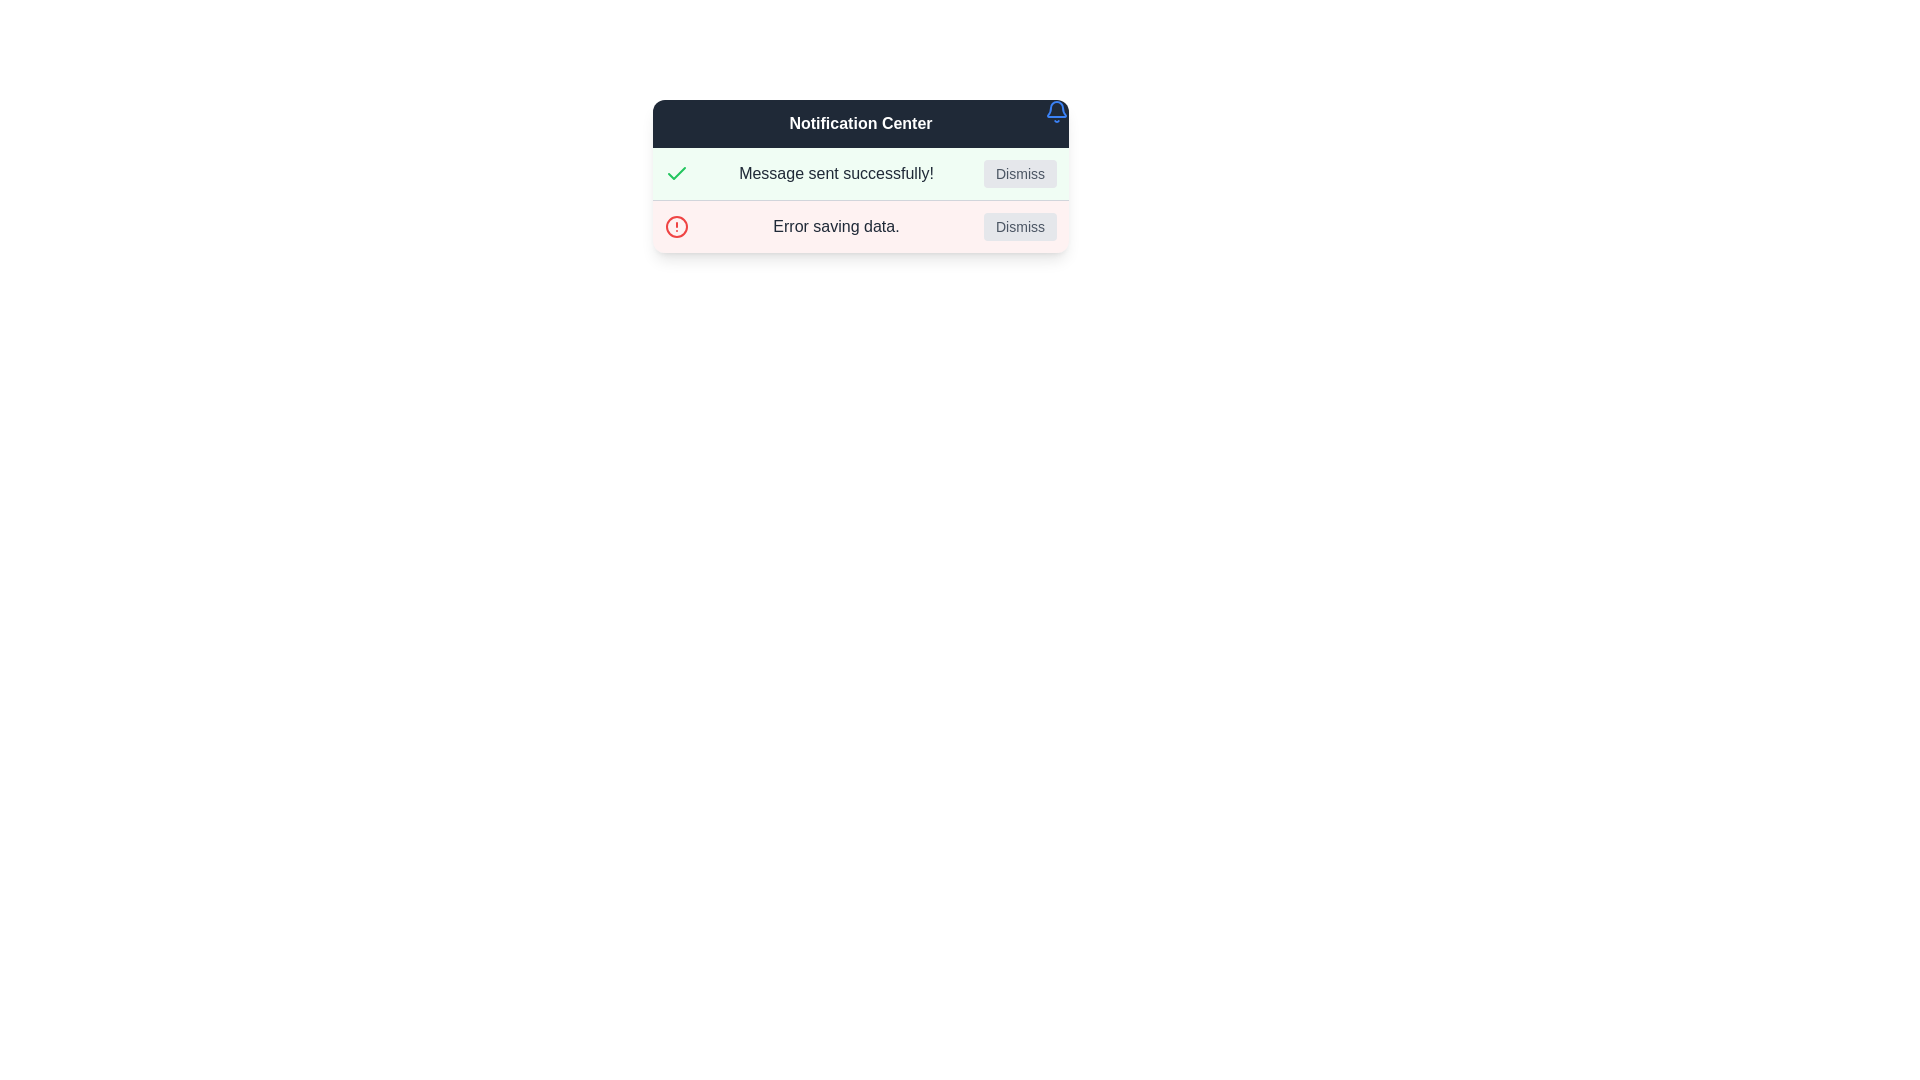 This screenshot has height=1080, width=1920. Describe the element at coordinates (860, 175) in the screenshot. I see `the first notification item in the 'Notification Center'` at that location.